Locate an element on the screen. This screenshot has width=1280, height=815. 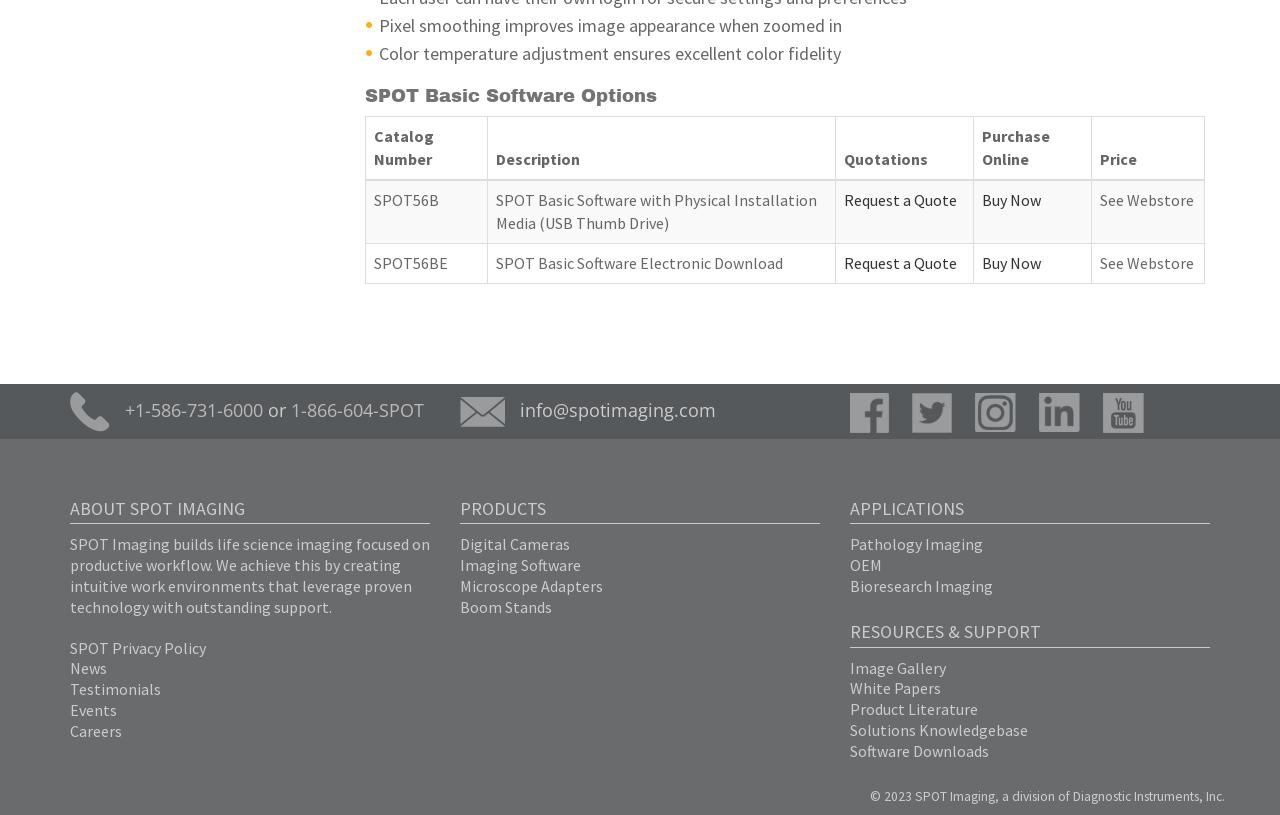
'Imaging Software' is located at coordinates (520, 564).